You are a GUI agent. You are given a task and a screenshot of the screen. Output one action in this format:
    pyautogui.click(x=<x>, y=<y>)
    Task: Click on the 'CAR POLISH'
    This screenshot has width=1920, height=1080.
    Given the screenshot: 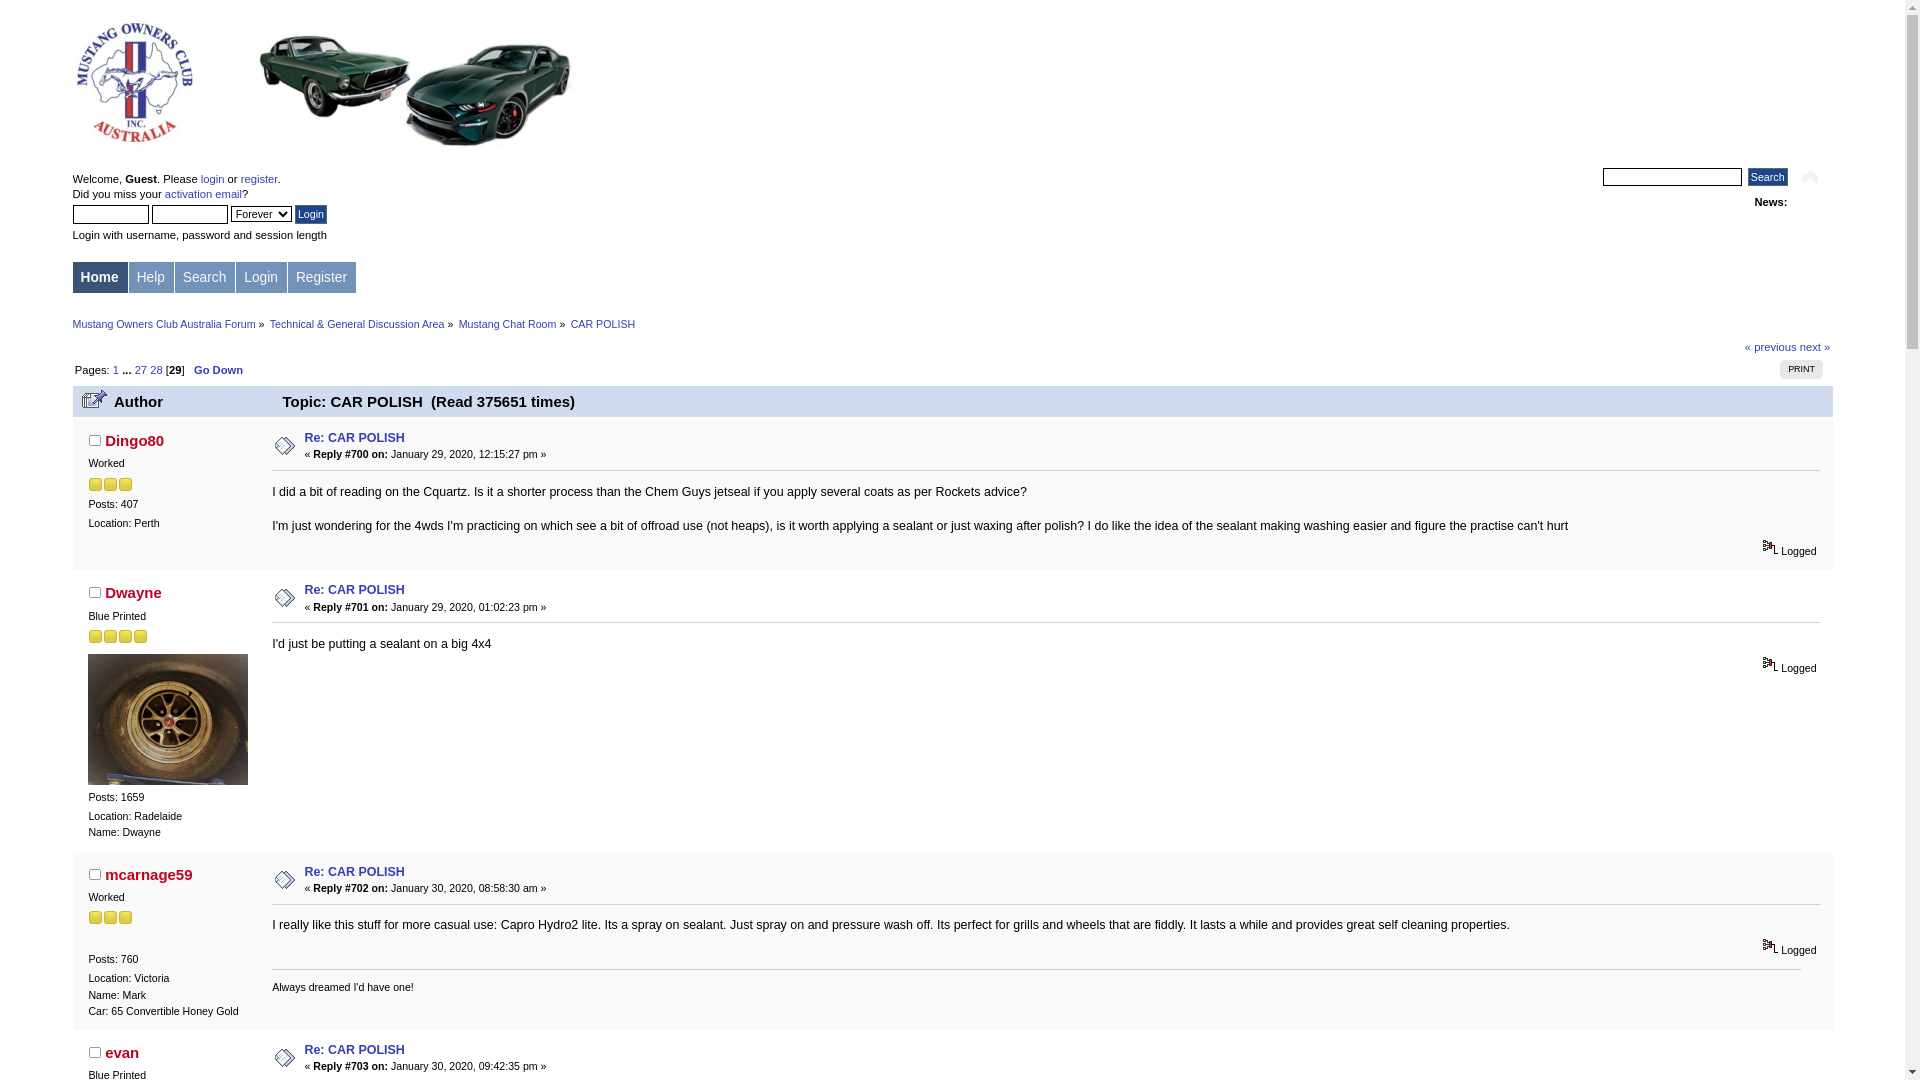 What is the action you would take?
    pyautogui.click(x=602, y=323)
    